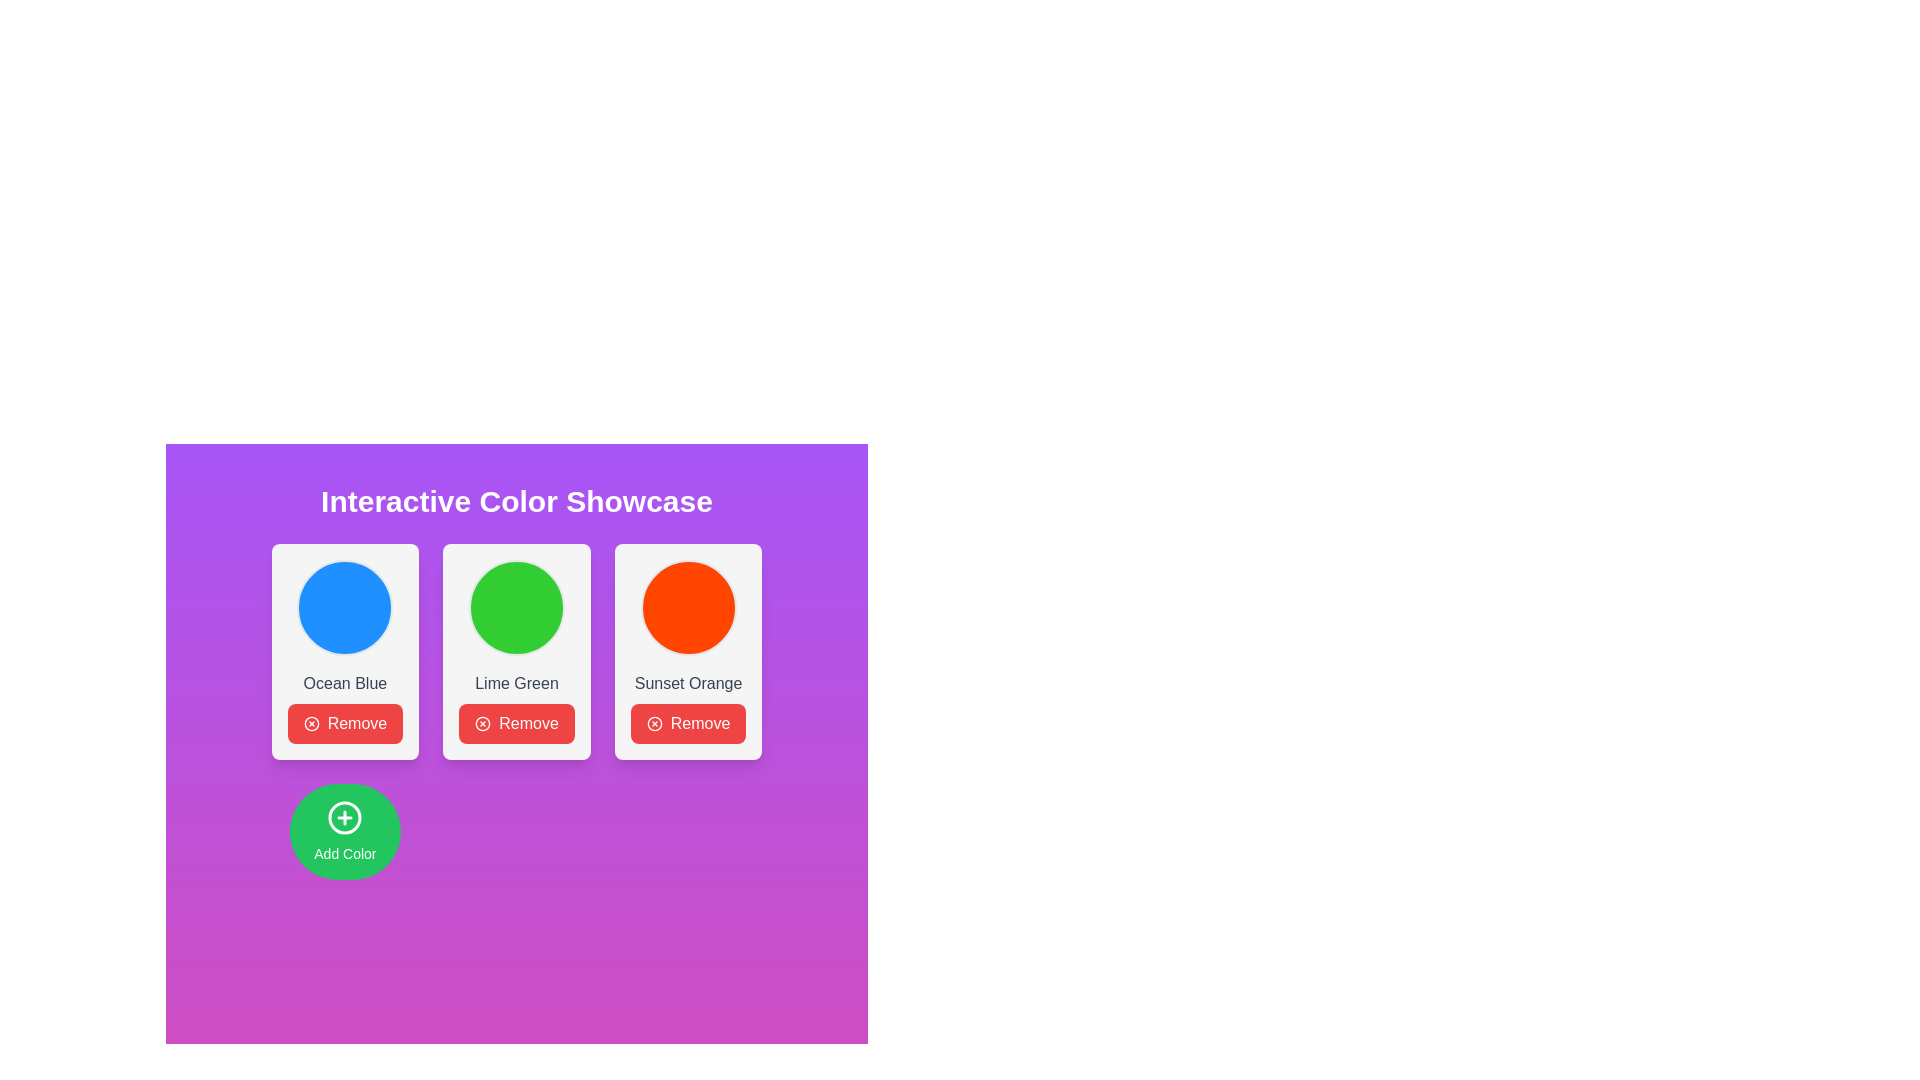  I want to click on the button for adding a new color, so click(345, 832).